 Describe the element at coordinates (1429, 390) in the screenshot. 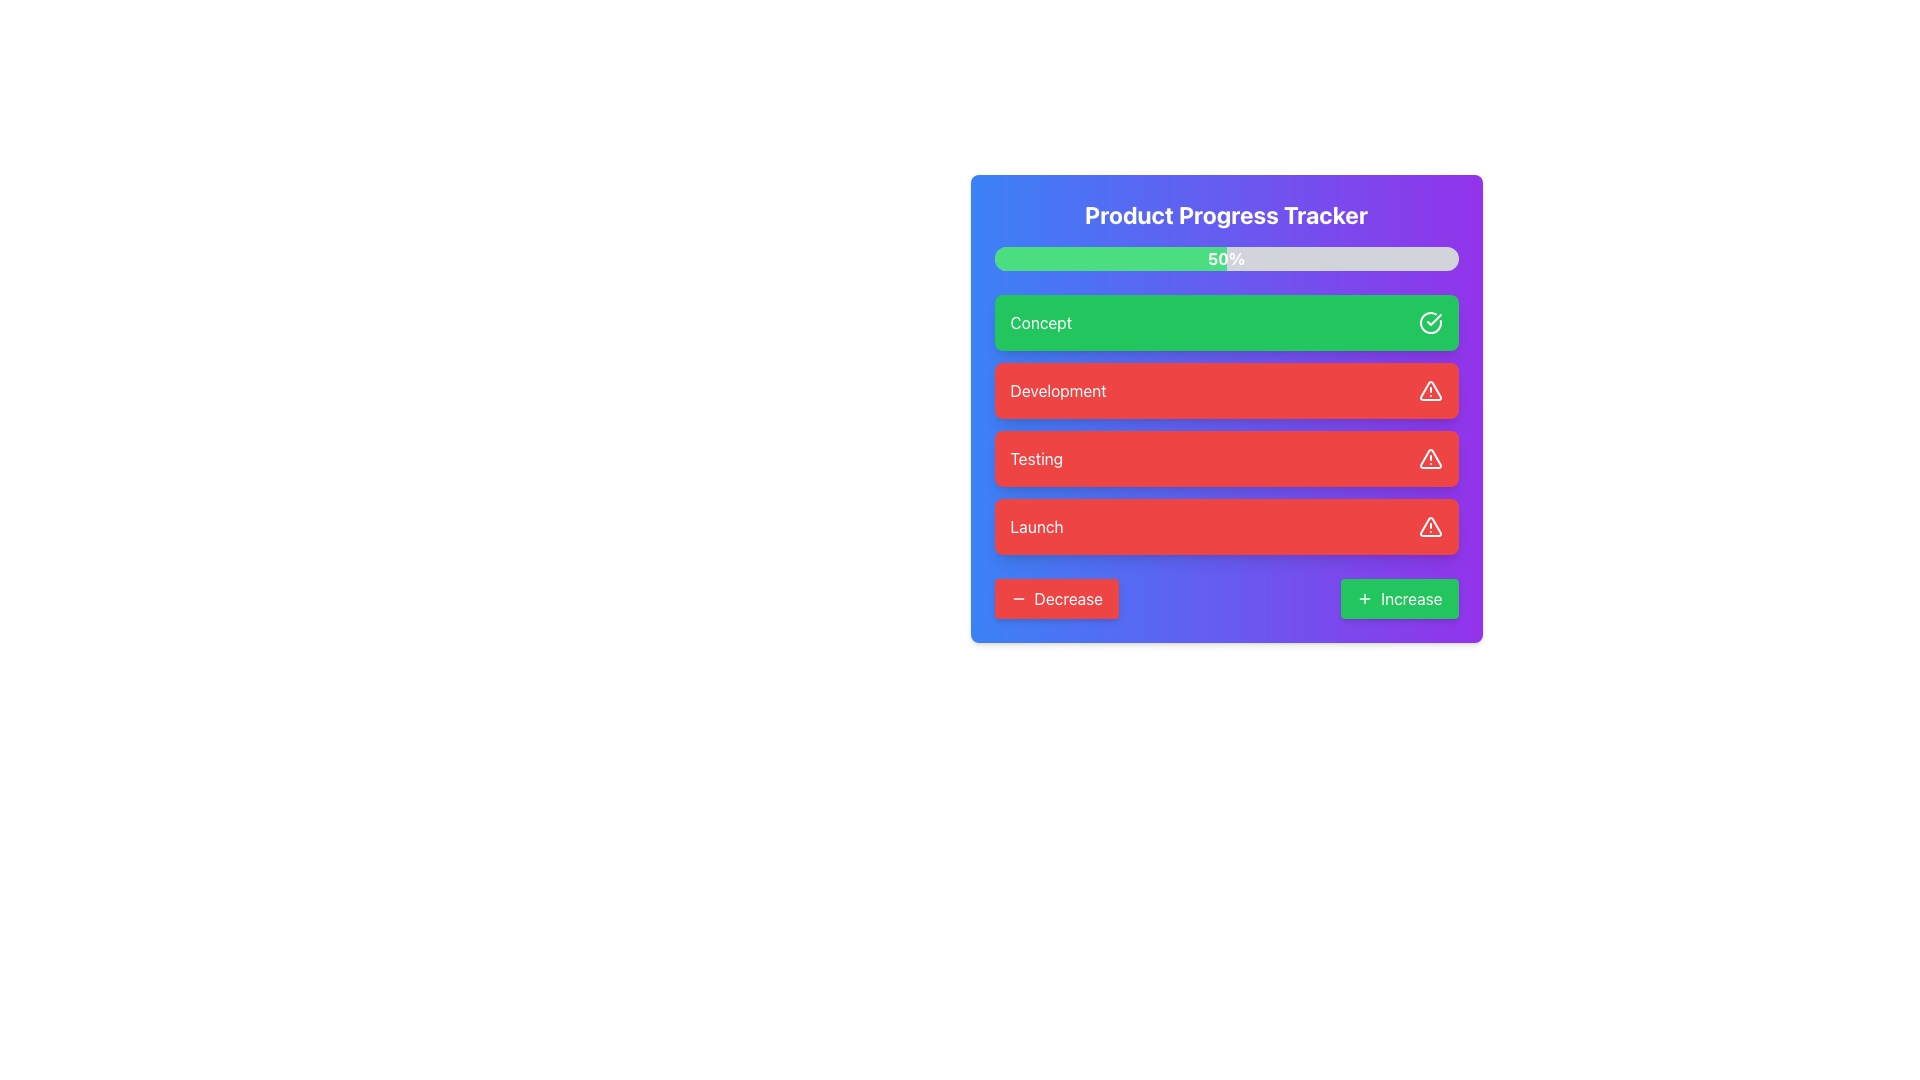

I see `the warning triangle icon located in the 'Development' section of the product progress tracker` at that location.